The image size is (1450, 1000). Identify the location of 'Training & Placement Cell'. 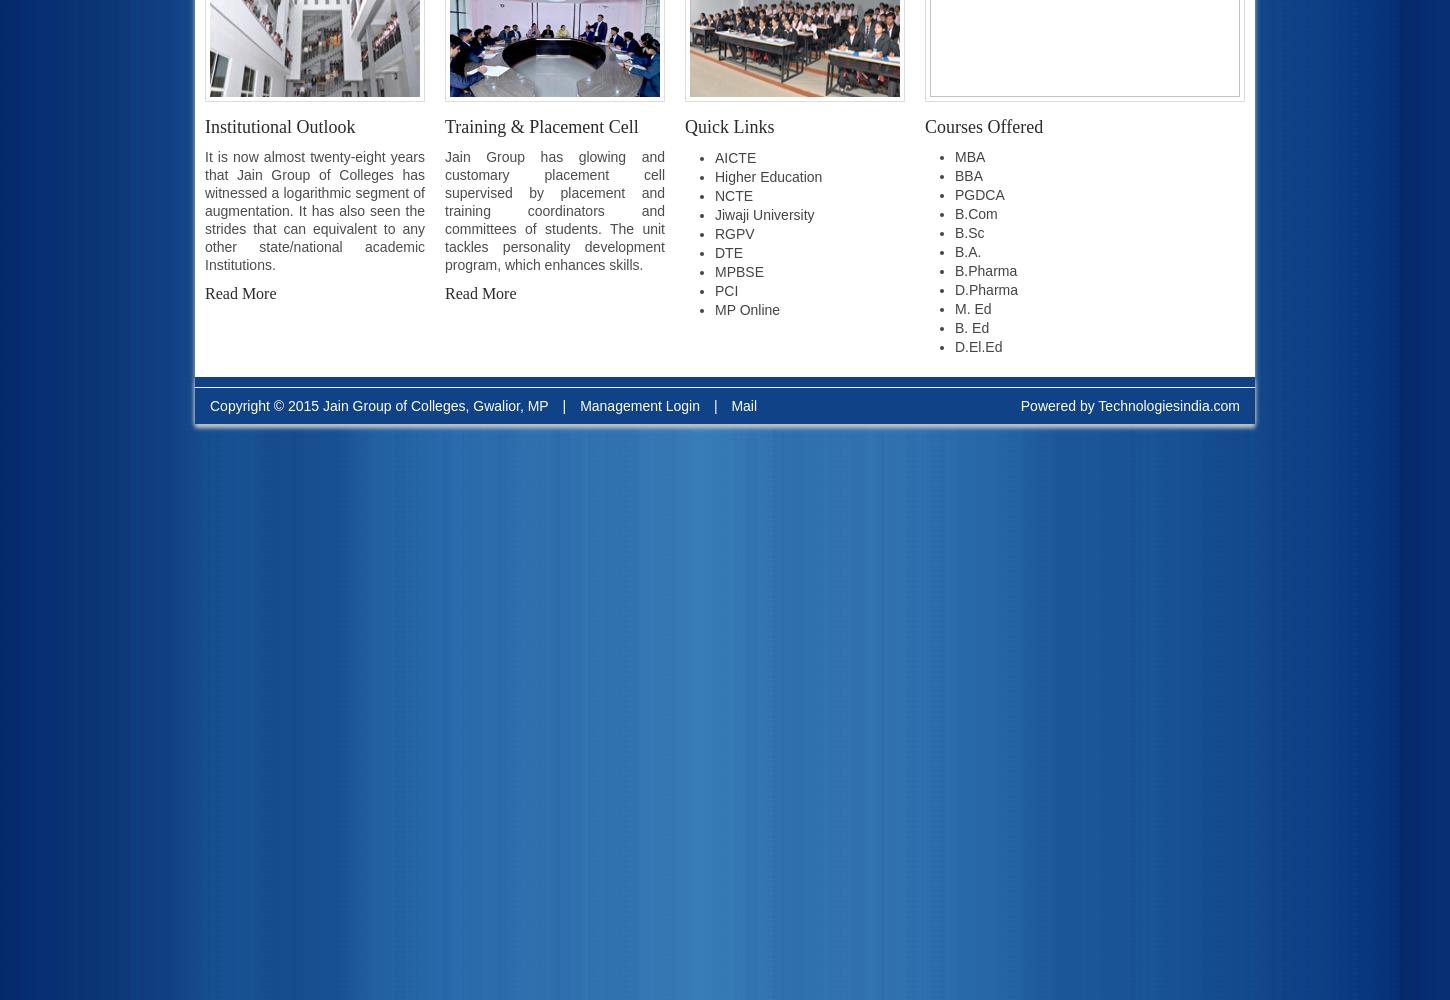
(541, 127).